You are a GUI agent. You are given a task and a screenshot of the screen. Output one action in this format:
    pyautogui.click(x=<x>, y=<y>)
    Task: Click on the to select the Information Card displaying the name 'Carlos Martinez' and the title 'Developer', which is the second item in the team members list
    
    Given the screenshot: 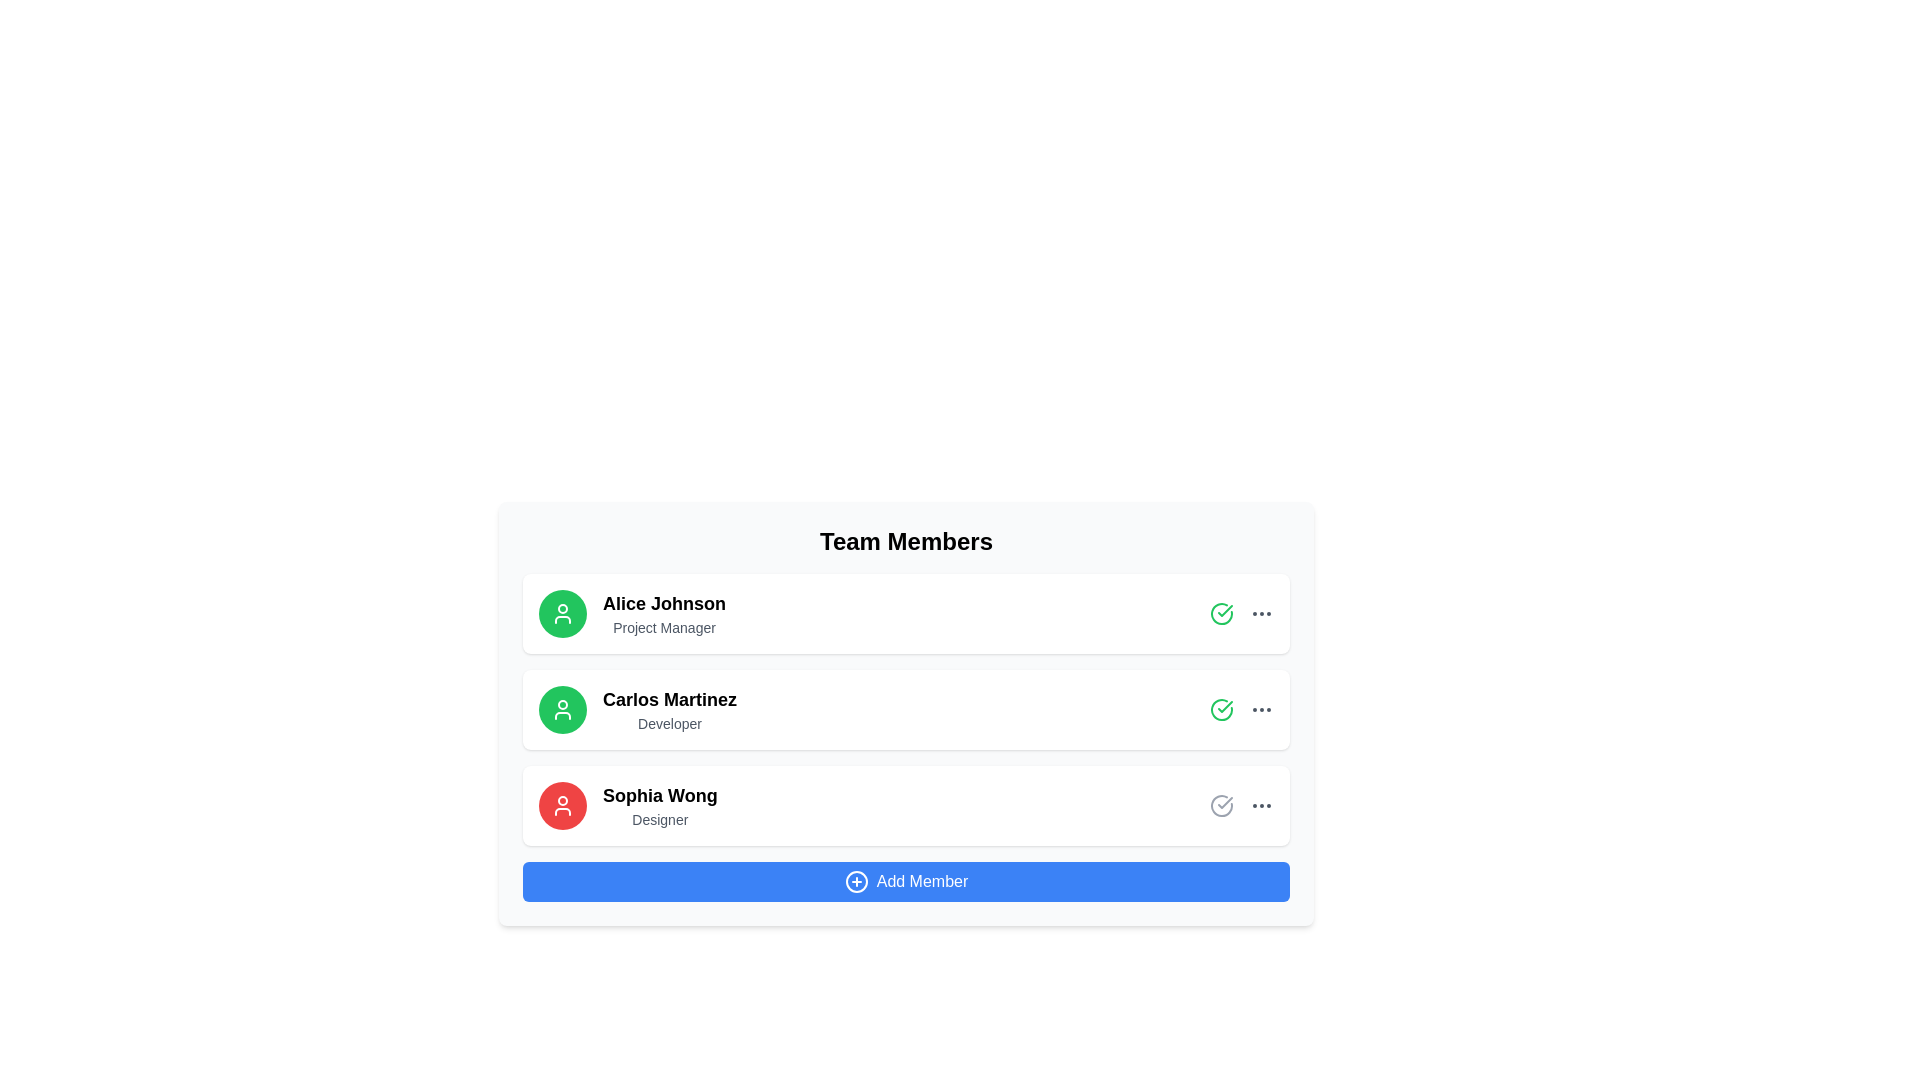 What is the action you would take?
    pyautogui.click(x=905, y=728)
    